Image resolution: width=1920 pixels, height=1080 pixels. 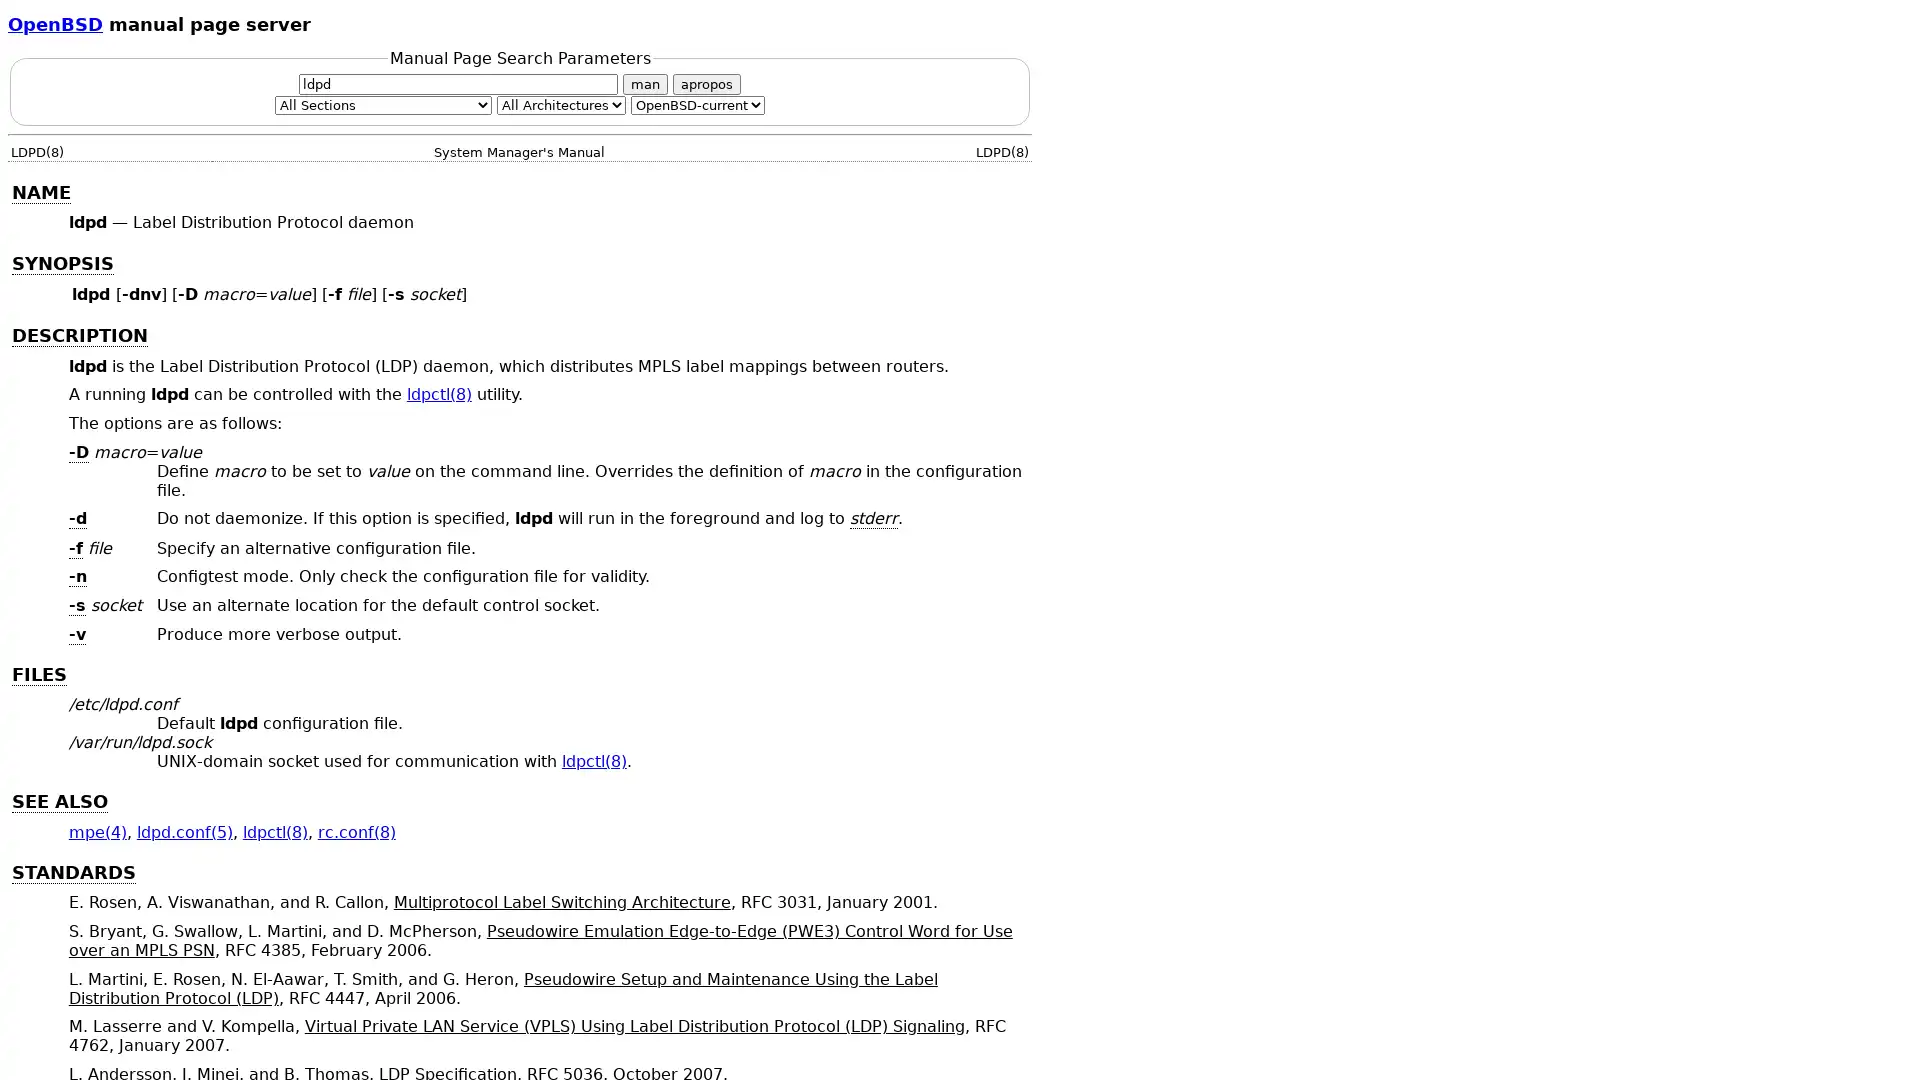 I want to click on apropos, so click(x=706, y=82).